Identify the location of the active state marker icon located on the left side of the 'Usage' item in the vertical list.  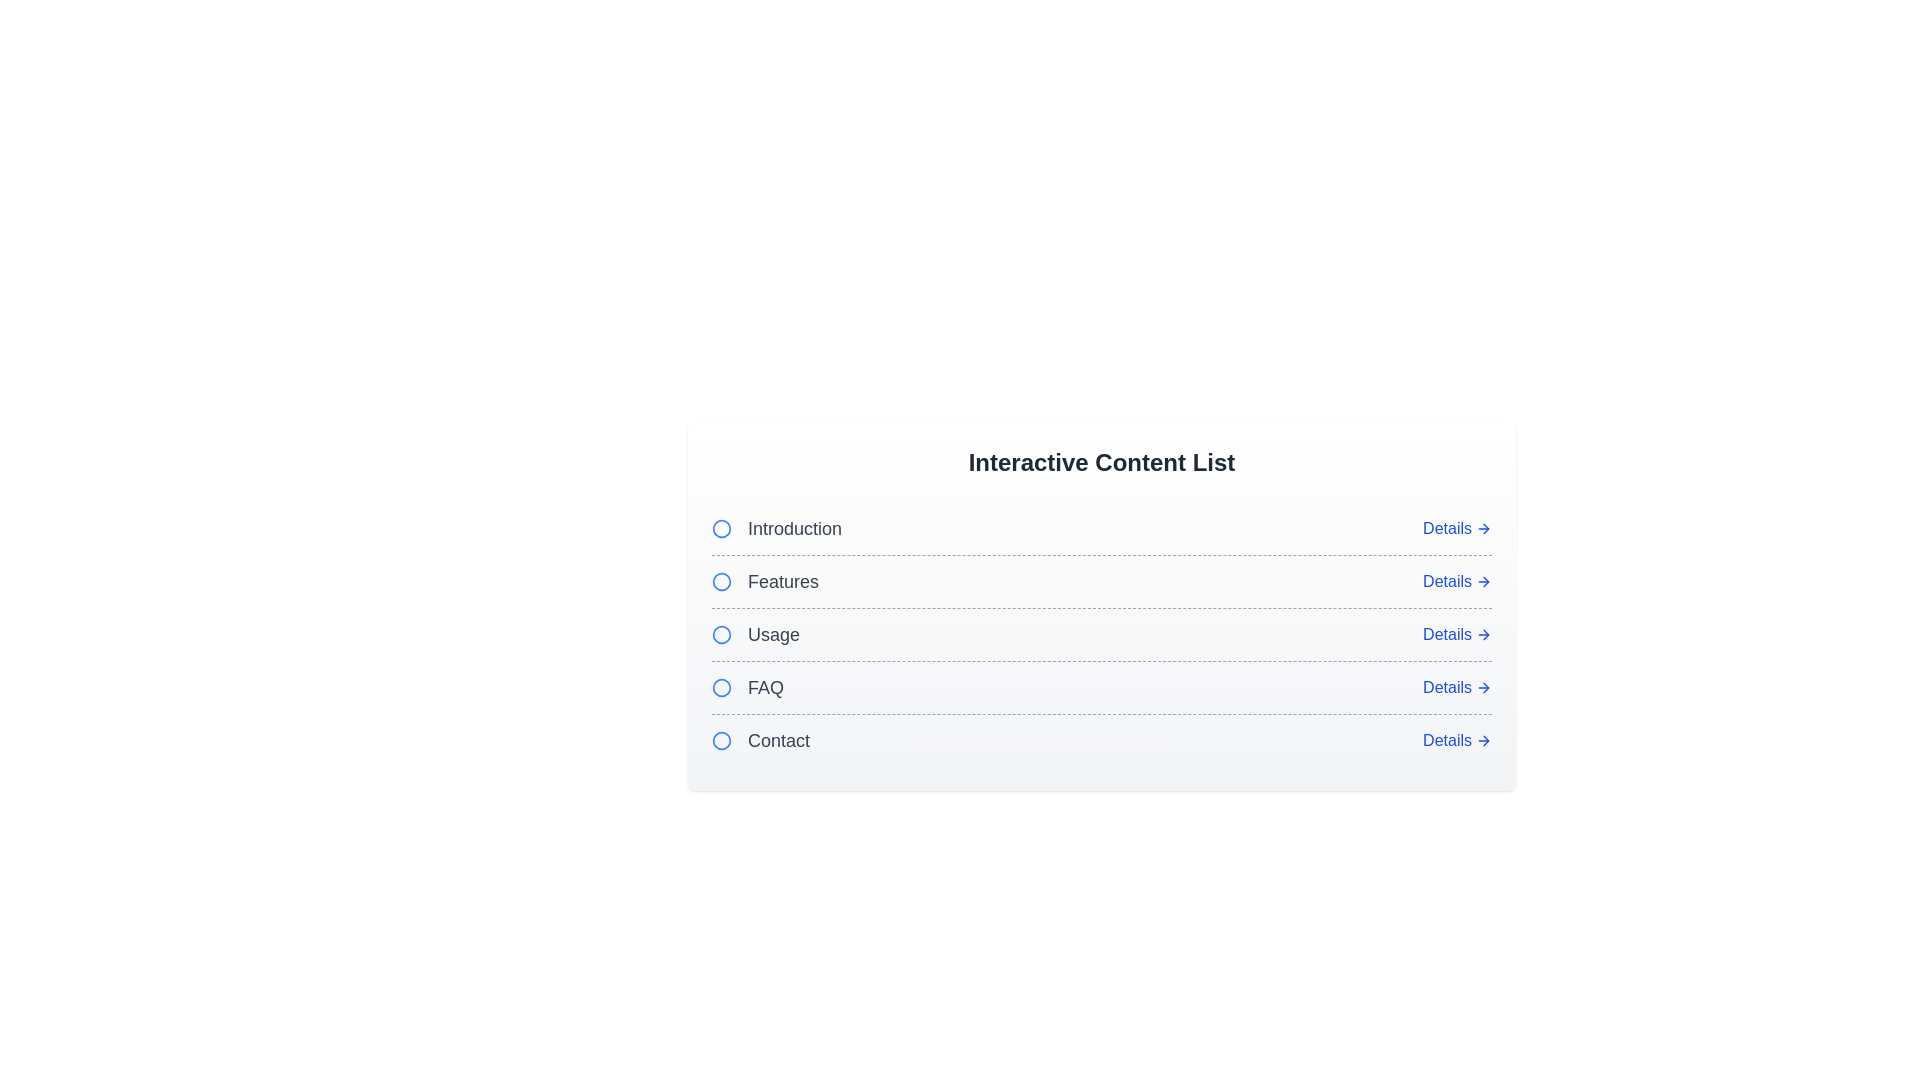
(720, 635).